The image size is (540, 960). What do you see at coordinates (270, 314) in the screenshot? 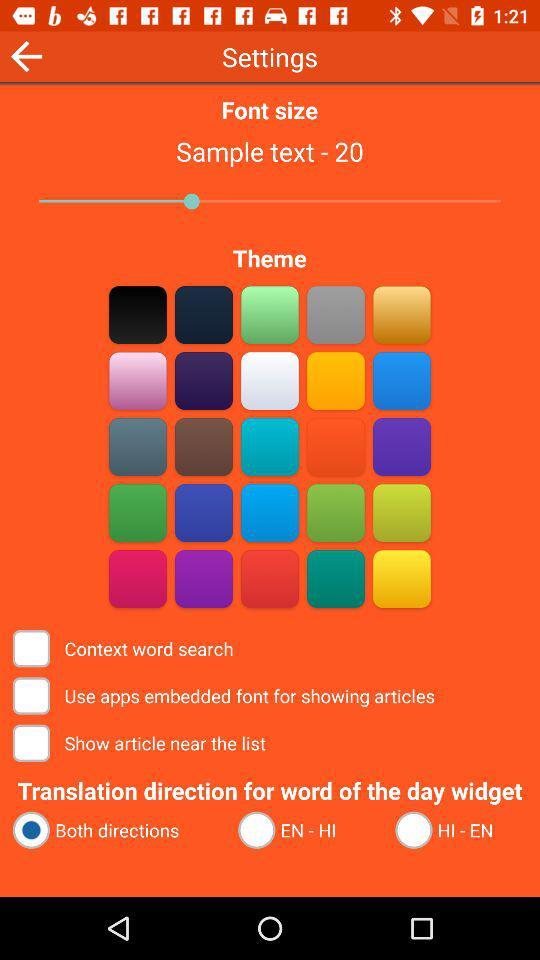
I see `the color green` at bounding box center [270, 314].